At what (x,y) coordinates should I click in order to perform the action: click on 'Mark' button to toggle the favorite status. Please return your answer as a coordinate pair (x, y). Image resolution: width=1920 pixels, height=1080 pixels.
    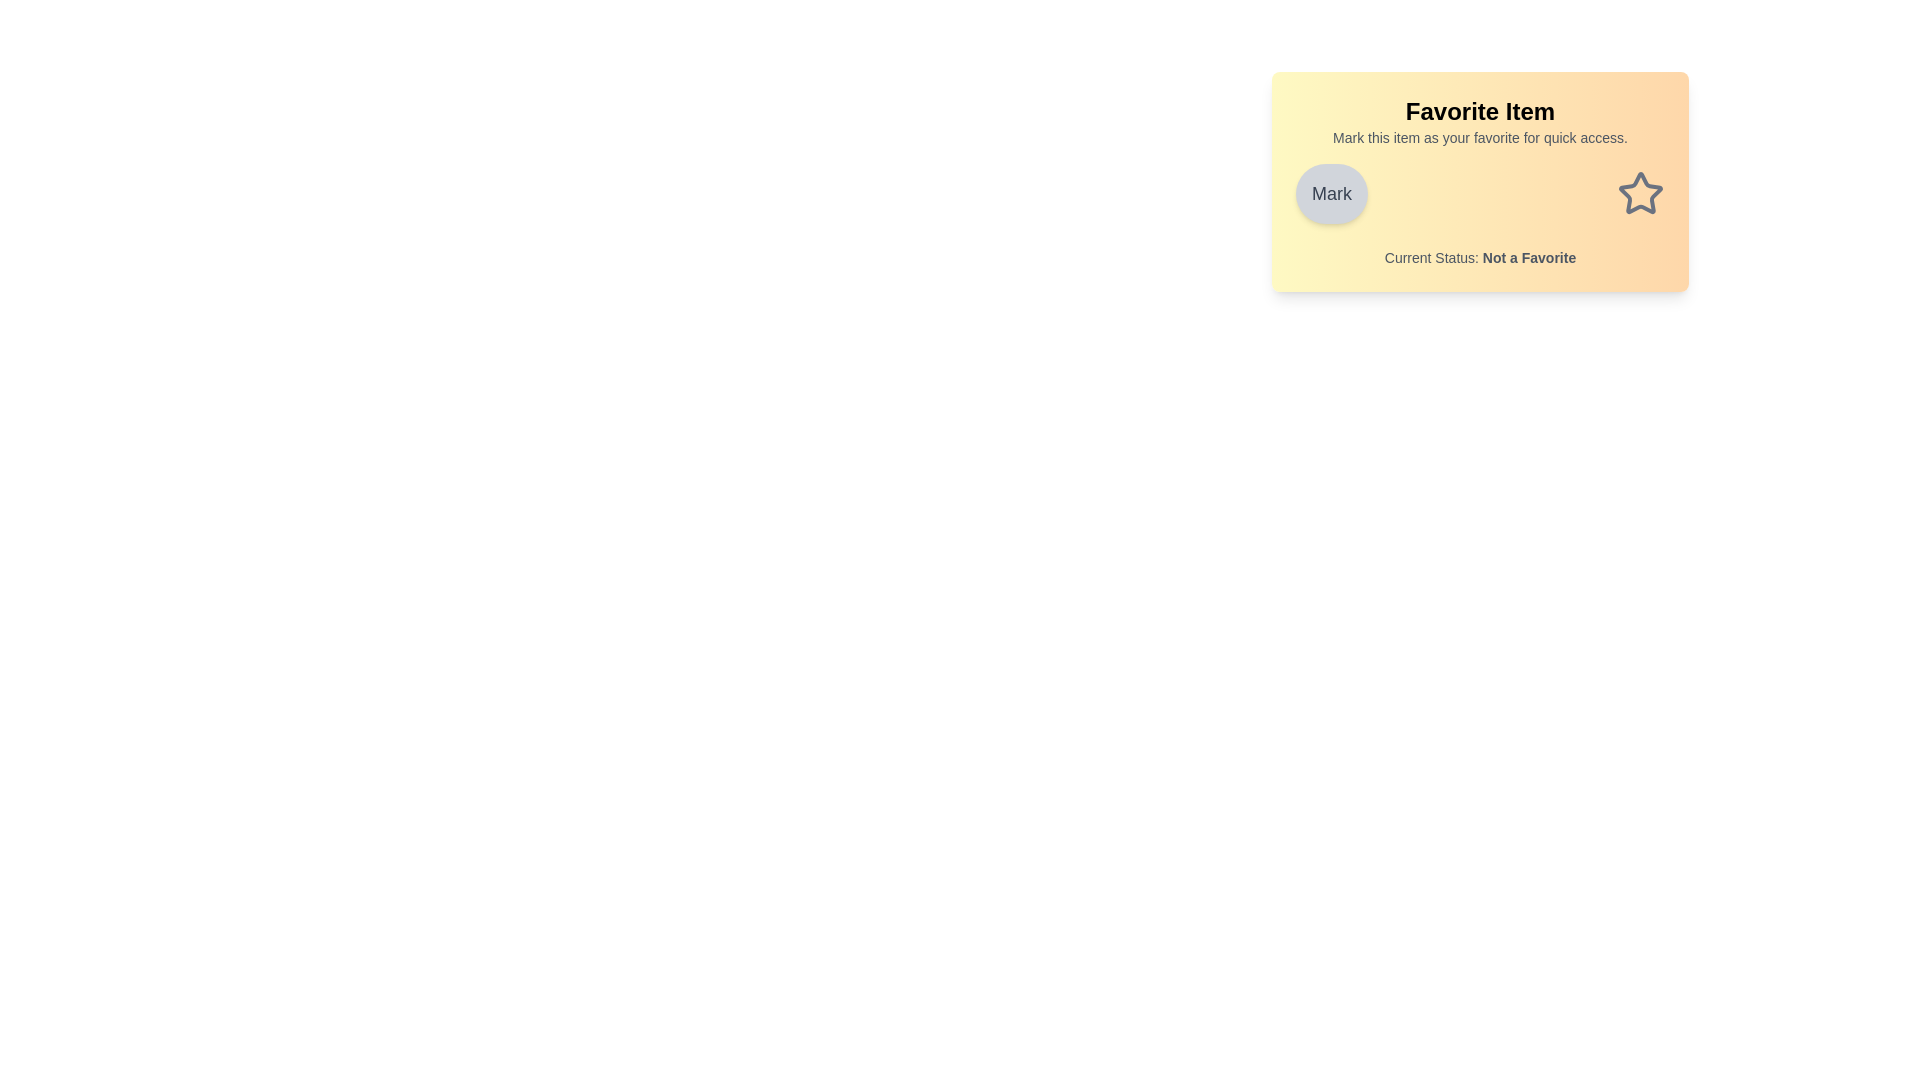
    Looking at the image, I should click on (1331, 193).